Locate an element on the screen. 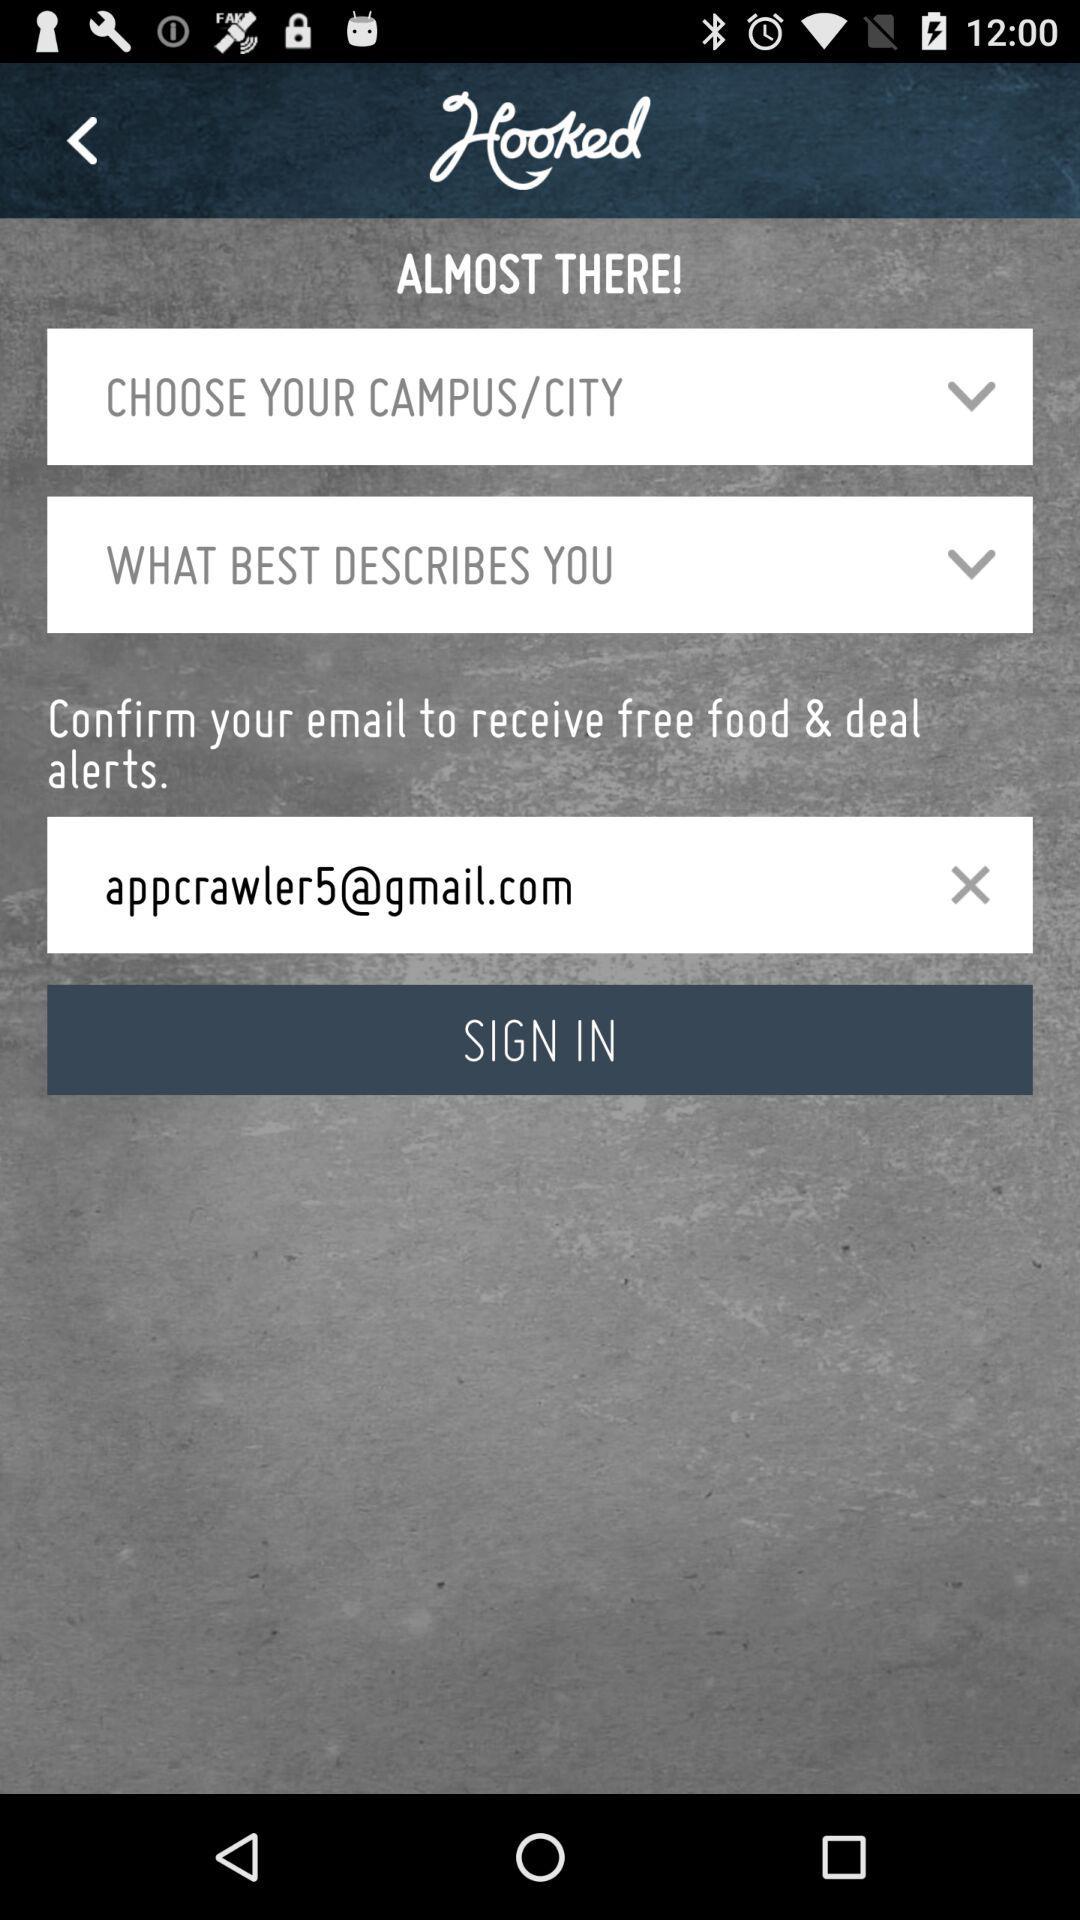 This screenshot has width=1080, height=1920. the icon below the appcrawler5@gmail.com item is located at coordinates (540, 1039).